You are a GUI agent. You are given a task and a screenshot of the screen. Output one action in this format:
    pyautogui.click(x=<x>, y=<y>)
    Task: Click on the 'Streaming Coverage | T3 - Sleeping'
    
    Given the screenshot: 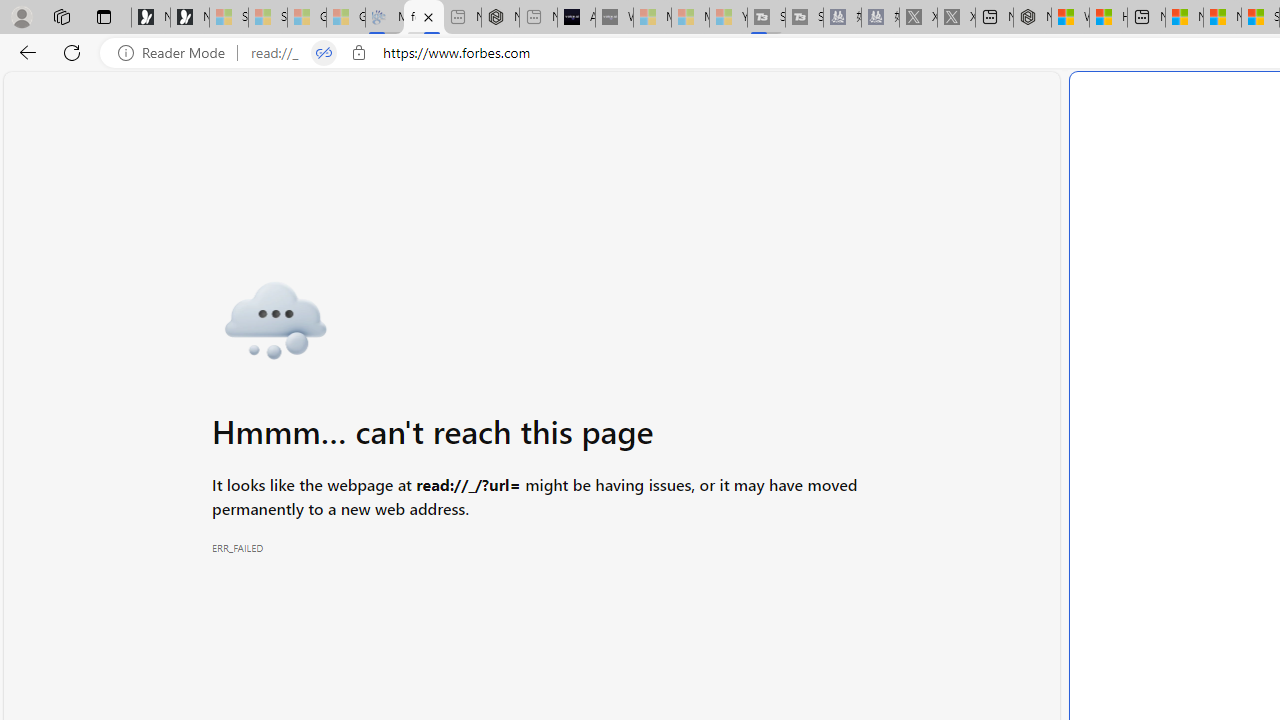 What is the action you would take?
    pyautogui.click(x=765, y=17)
    